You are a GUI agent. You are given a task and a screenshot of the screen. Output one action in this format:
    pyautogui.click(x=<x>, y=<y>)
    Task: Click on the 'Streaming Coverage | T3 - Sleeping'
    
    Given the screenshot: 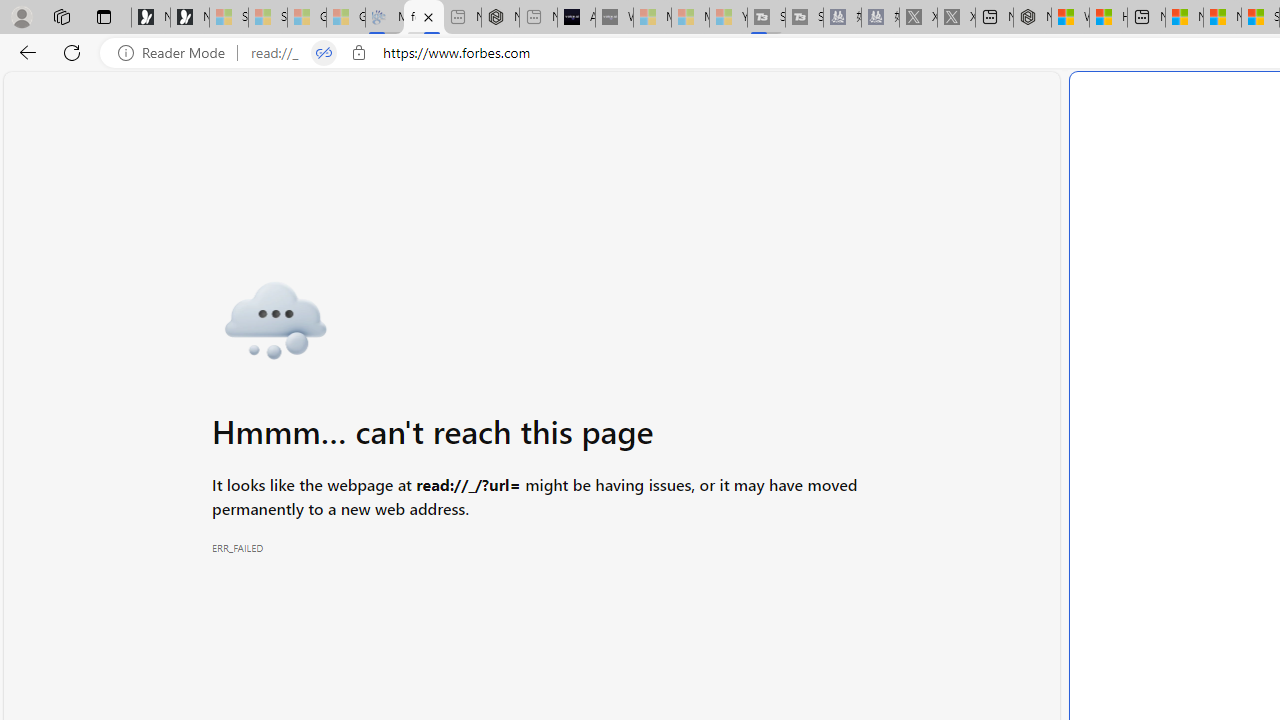 What is the action you would take?
    pyautogui.click(x=765, y=17)
    